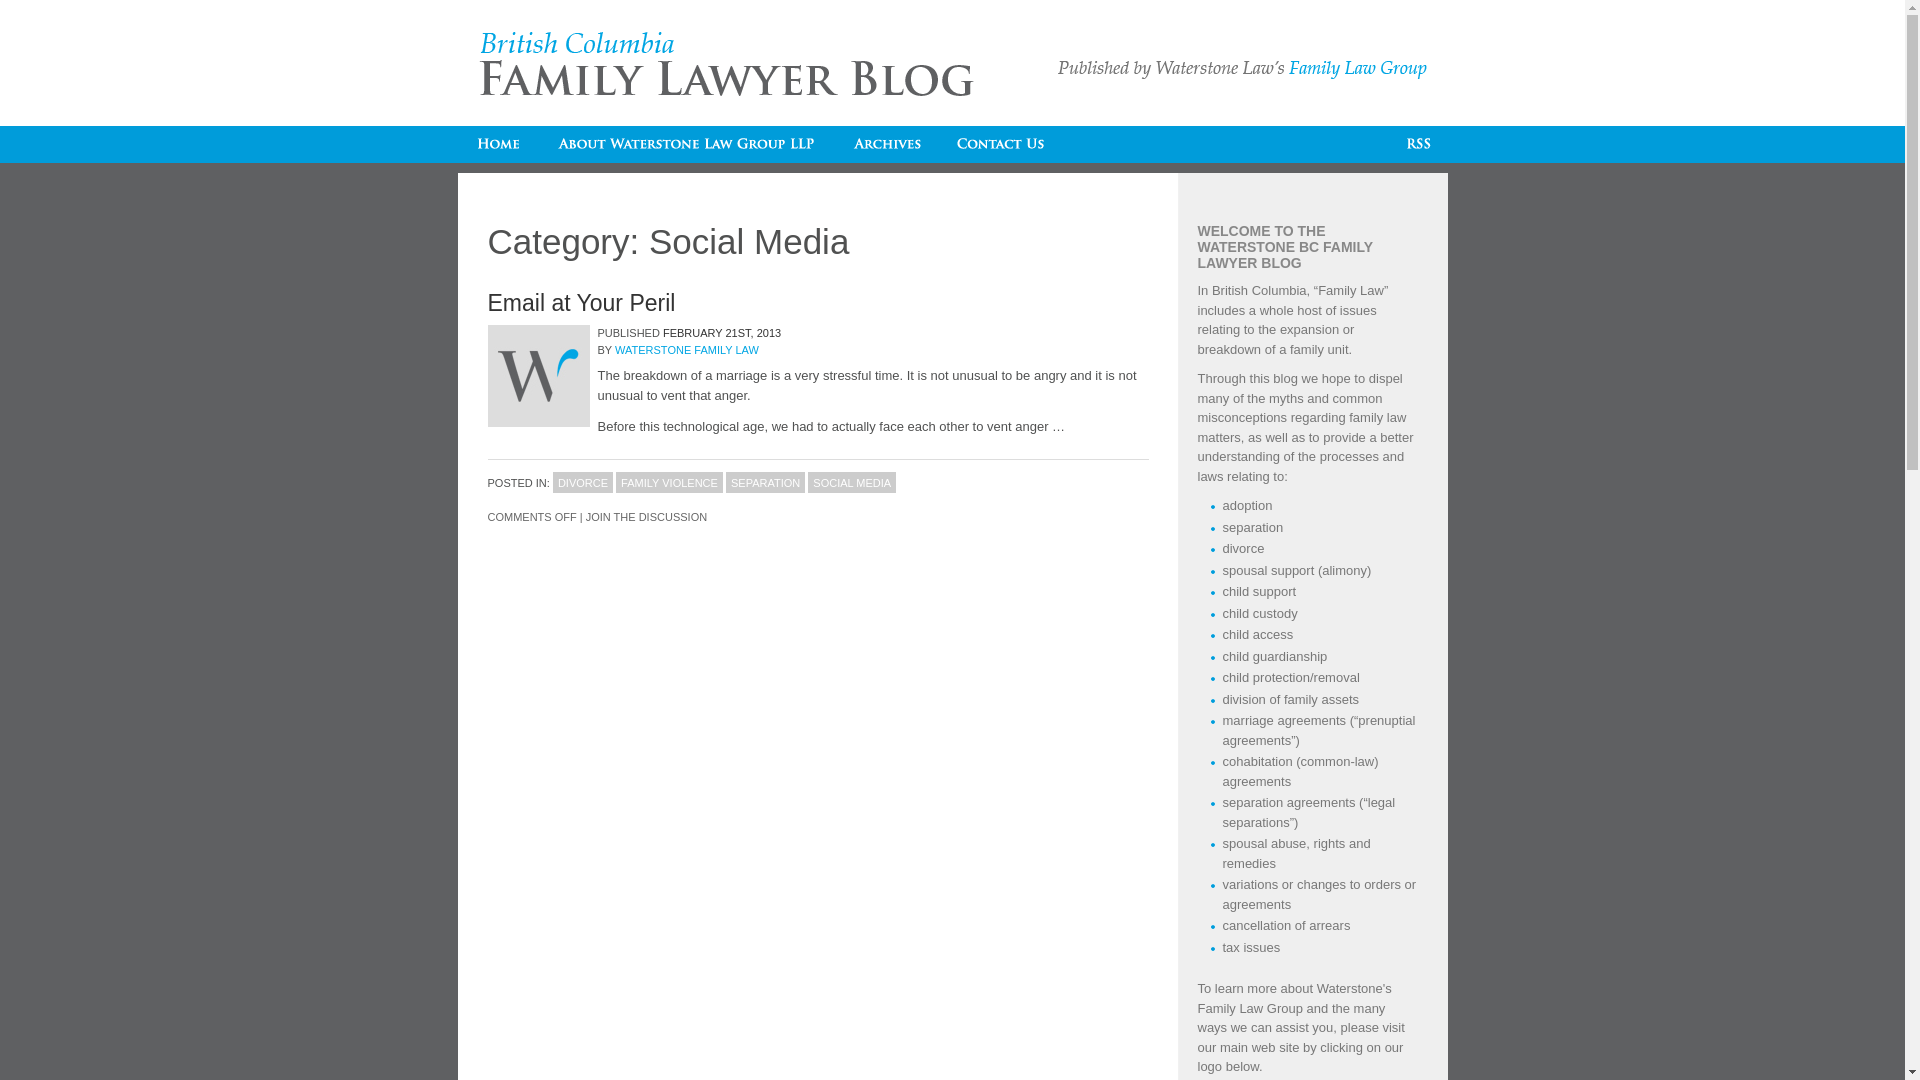 The width and height of the screenshot is (1920, 1080). What do you see at coordinates (1001, 143) in the screenshot?
I see `'Contact Us'` at bounding box center [1001, 143].